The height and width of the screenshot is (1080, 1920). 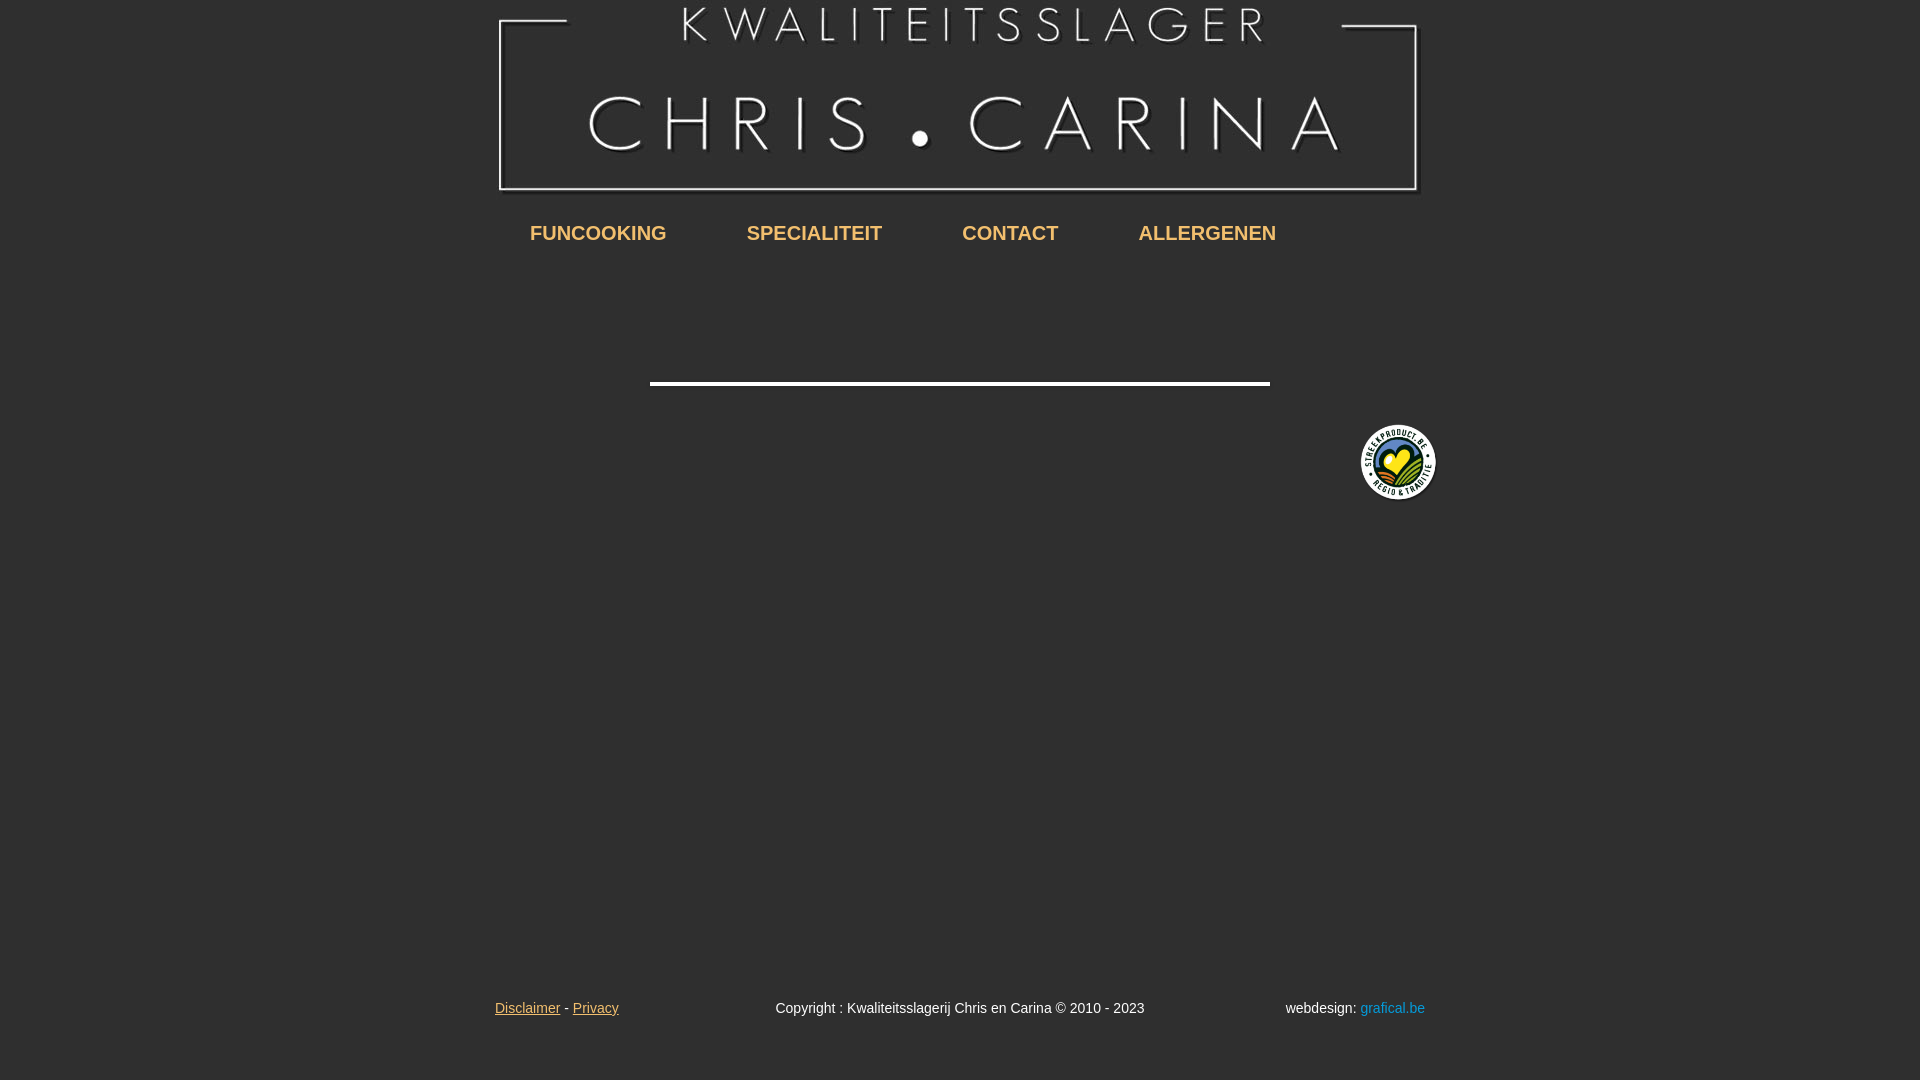 What do you see at coordinates (527, 1007) in the screenshot?
I see `'Disclaimer'` at bounding box center [527, 1007].